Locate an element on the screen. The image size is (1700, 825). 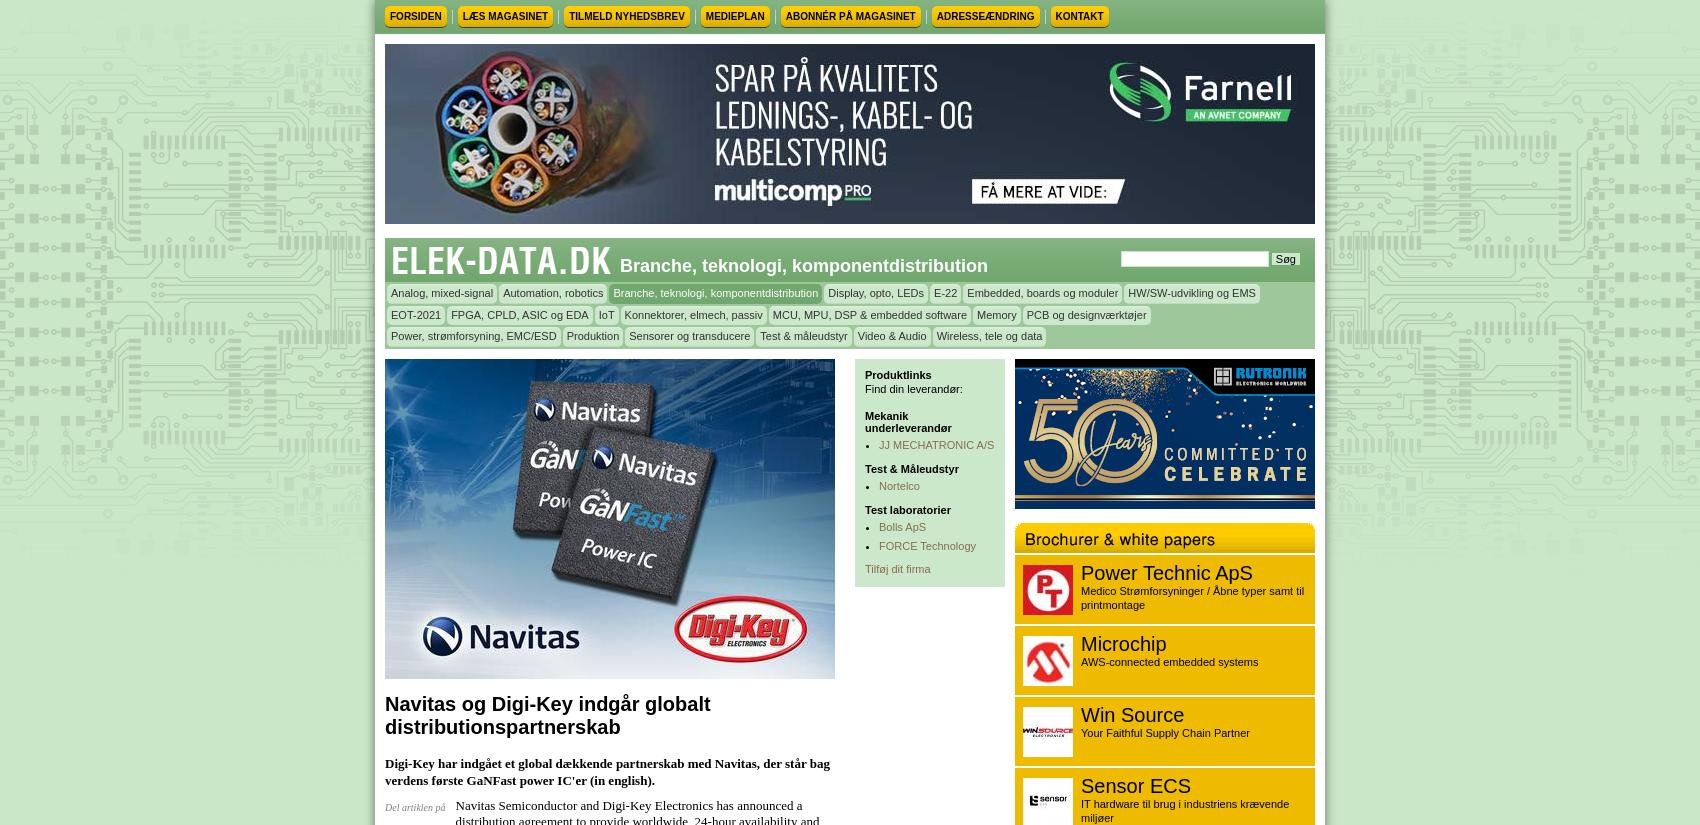
'Konnektorer, elmech, passiv' is located at coordinates (692, 313).